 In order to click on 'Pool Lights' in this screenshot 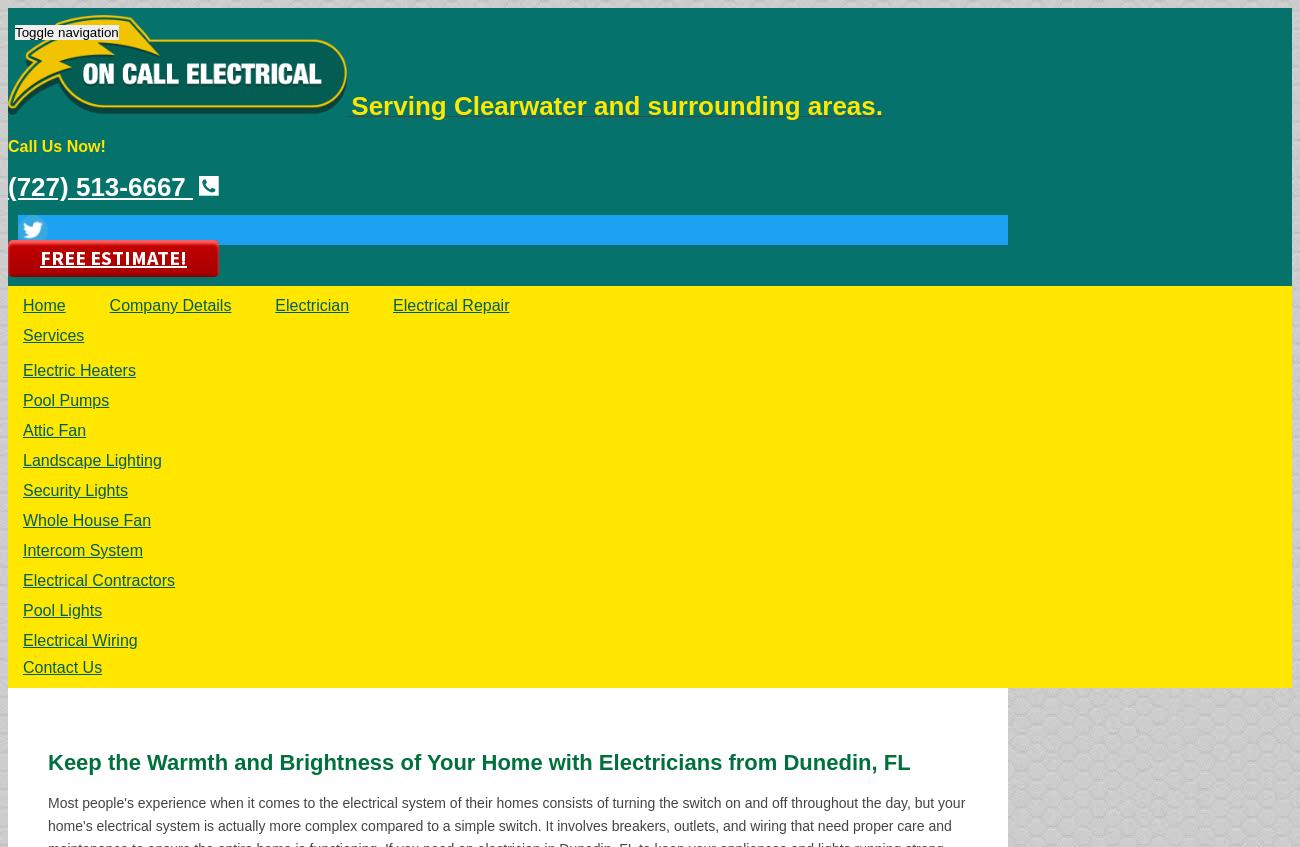, I will do `click(62, 609)`.